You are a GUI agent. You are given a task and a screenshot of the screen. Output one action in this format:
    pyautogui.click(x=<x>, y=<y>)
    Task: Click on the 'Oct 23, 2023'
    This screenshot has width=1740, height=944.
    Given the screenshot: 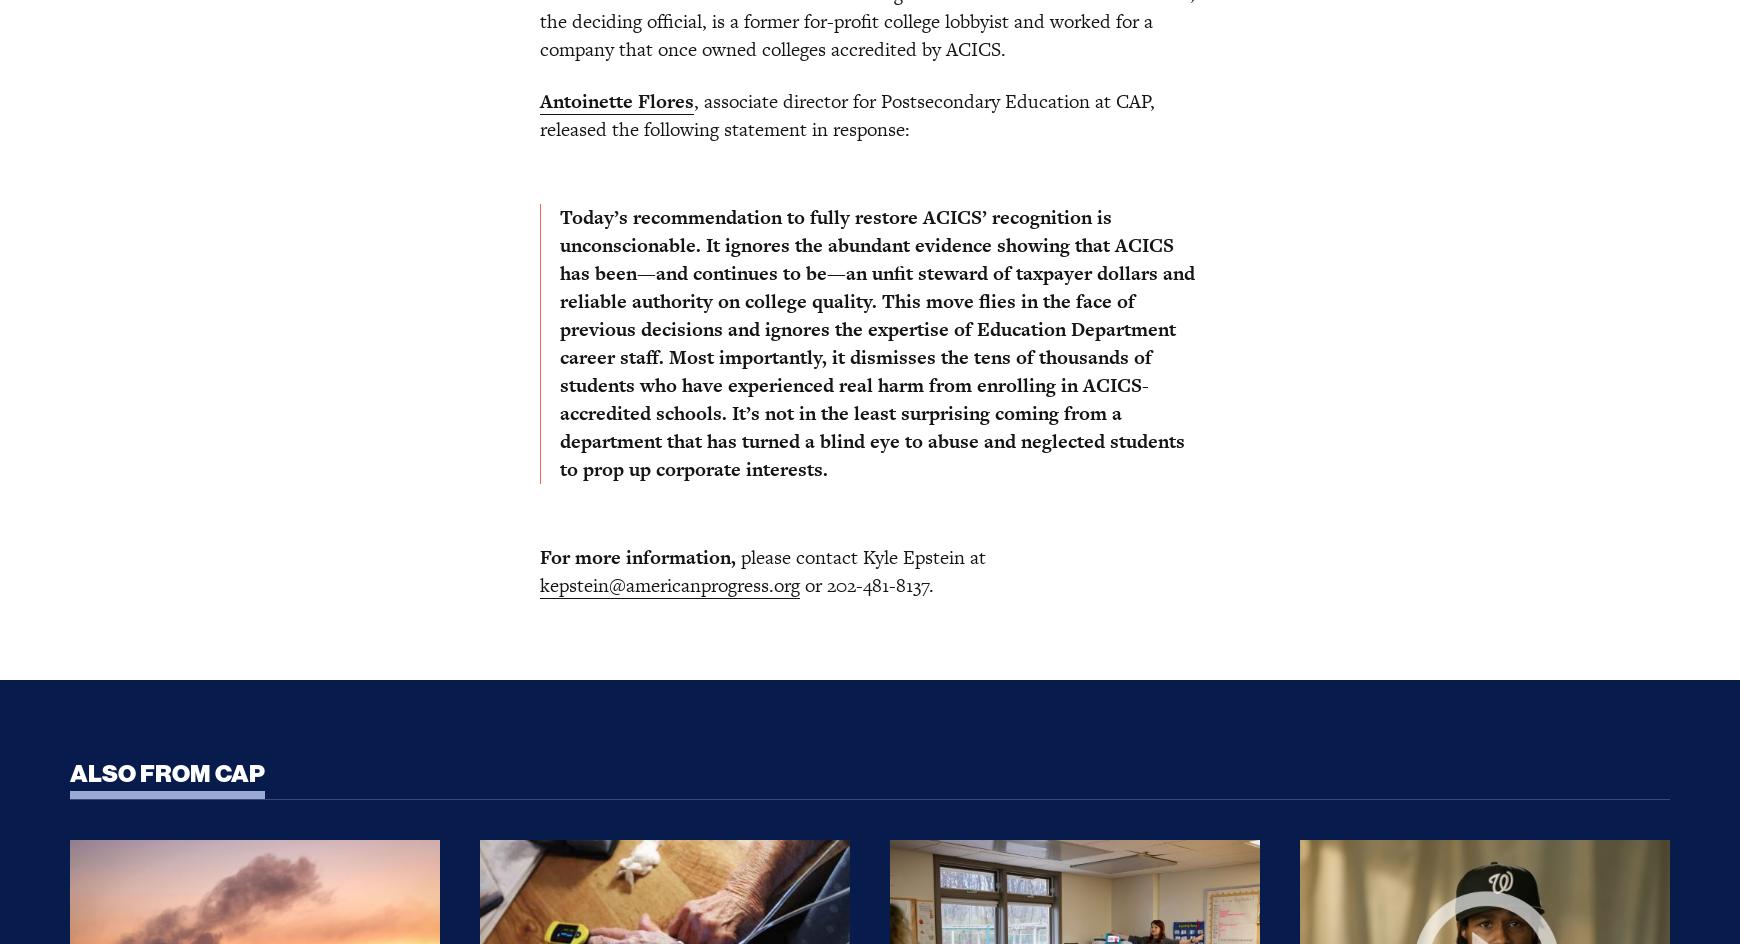 What is the action you would take?
    pyautogui.click(x=478, y=387)
    